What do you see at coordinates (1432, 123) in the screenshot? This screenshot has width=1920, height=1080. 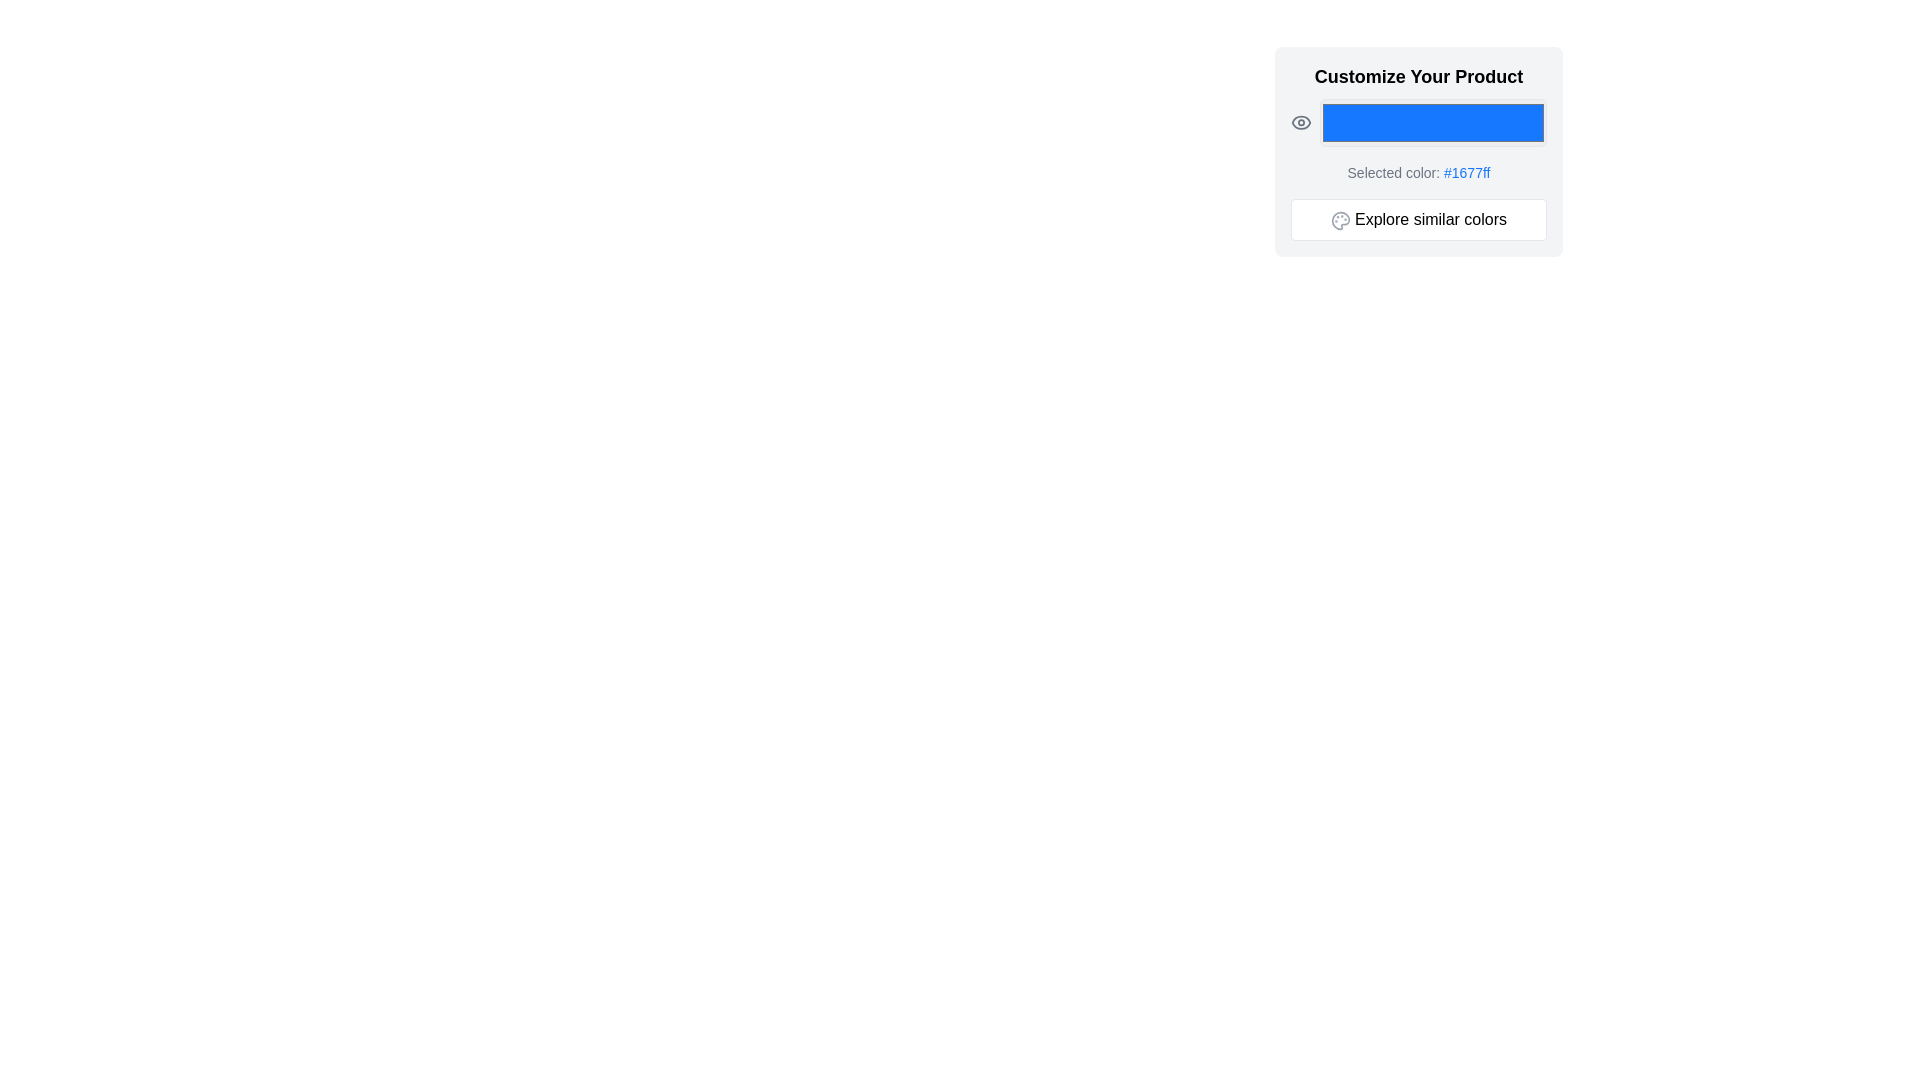 I see `the Color input field` at bounding box center [1432, 123].